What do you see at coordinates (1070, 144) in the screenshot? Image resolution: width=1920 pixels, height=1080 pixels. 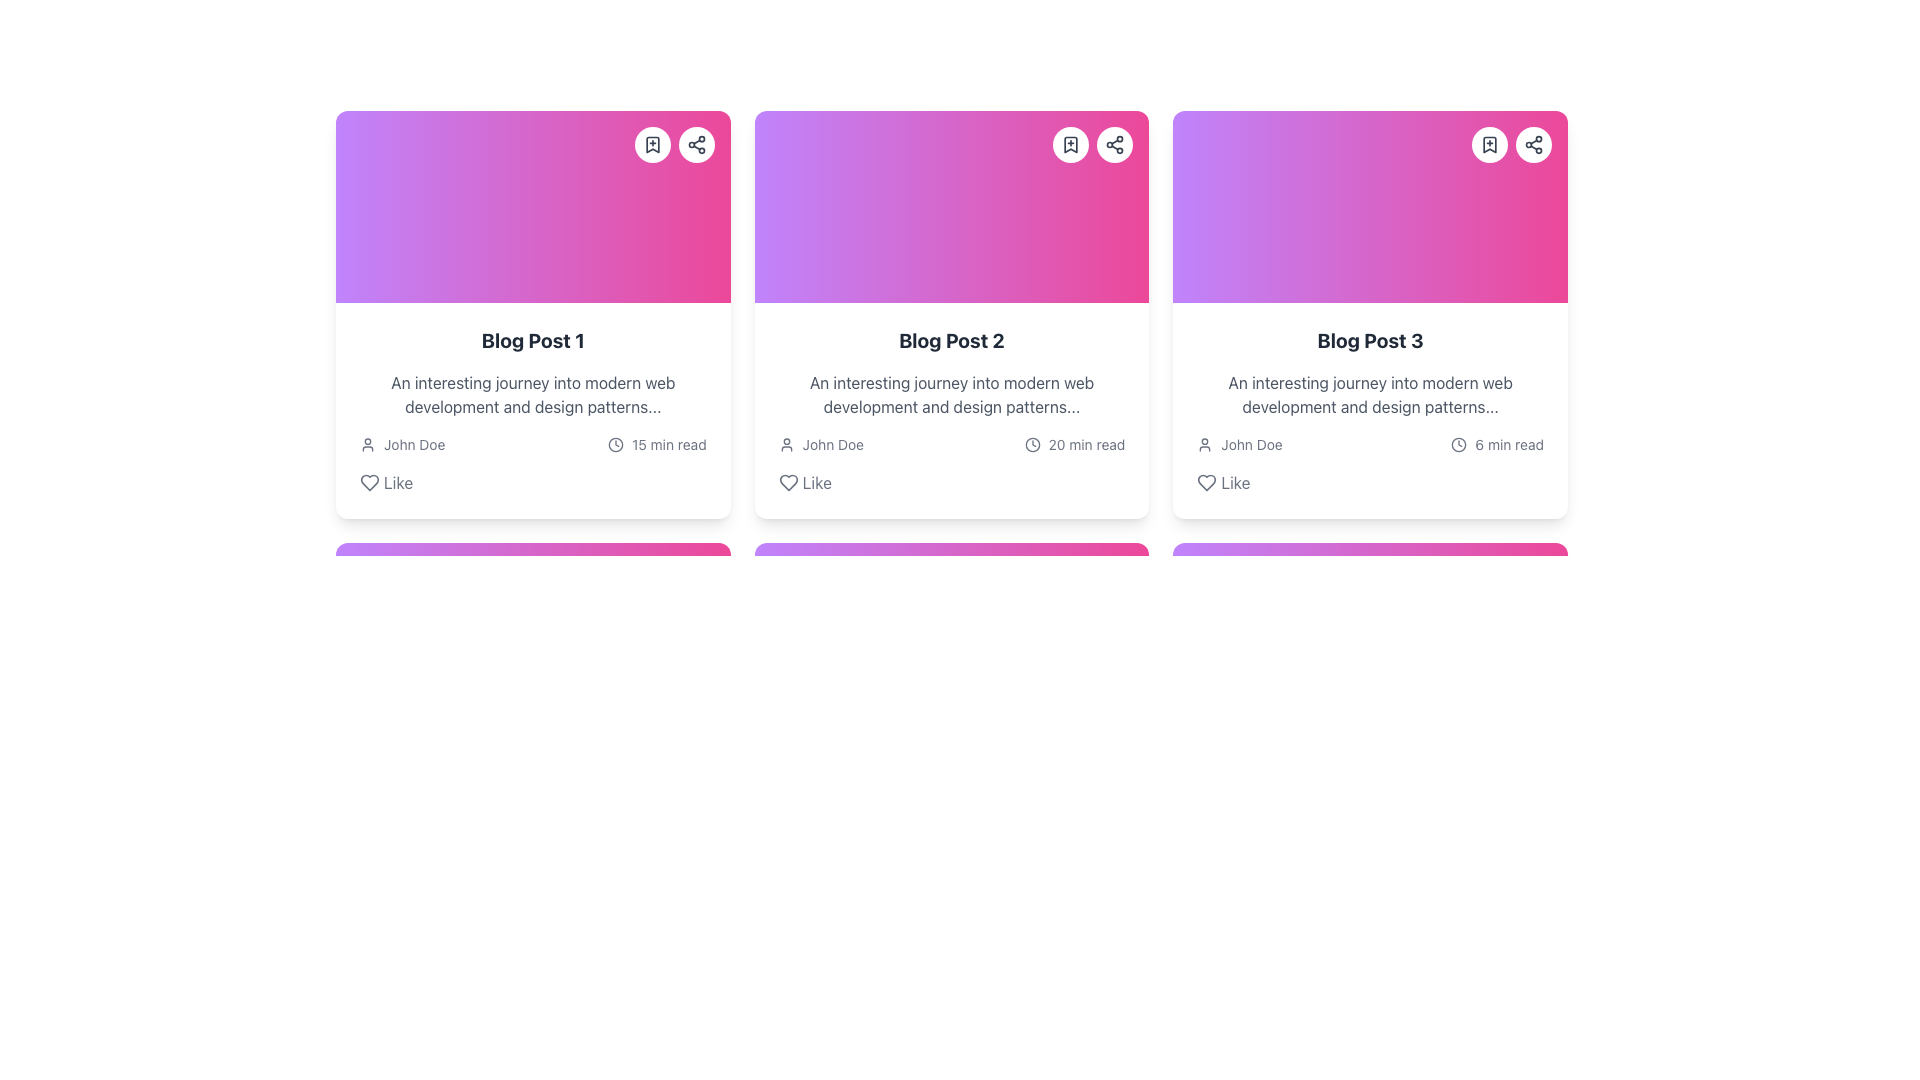 I see `the left-most circular button with a white background and dark gray bookmark icon located in the top-right corner of the second card` at bounding box center [1070, 144].